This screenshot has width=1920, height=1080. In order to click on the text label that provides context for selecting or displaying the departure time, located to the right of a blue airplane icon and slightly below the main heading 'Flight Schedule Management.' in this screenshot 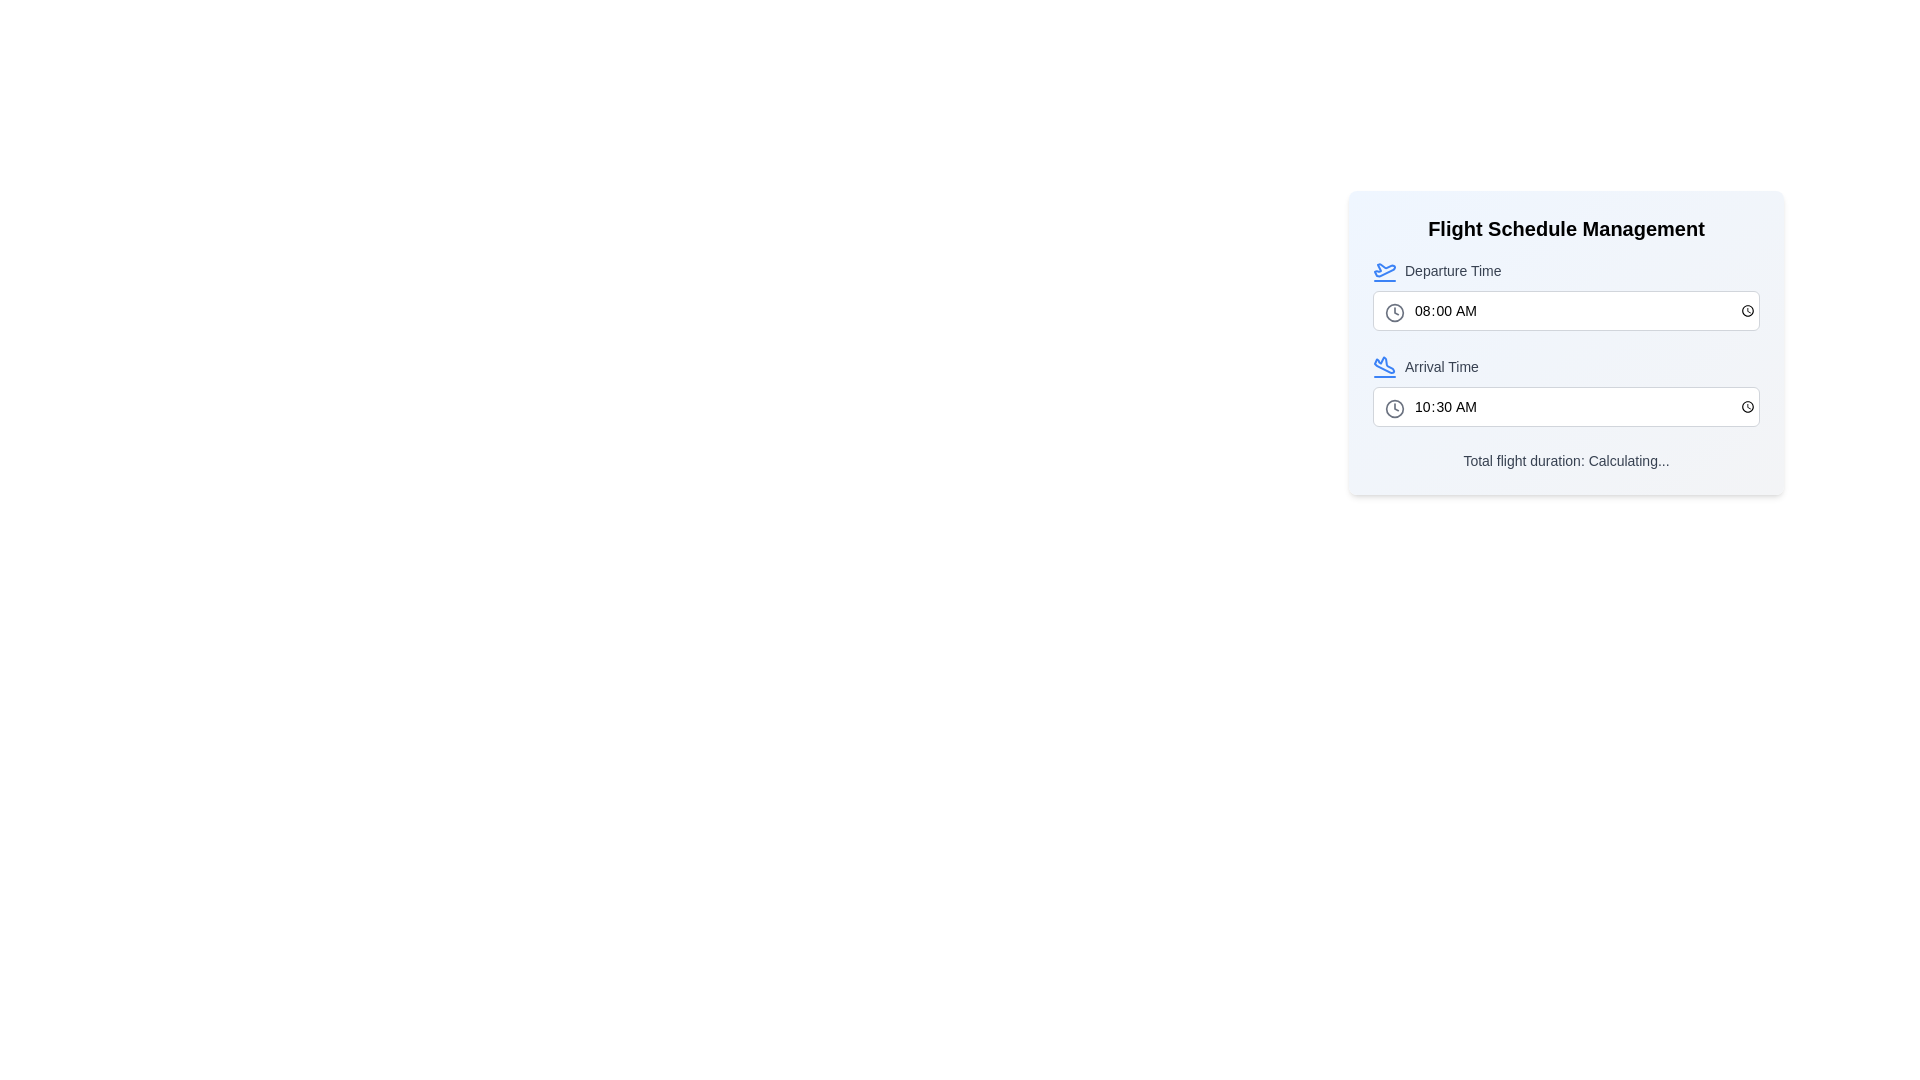, I will do `click(1453, 270)`.